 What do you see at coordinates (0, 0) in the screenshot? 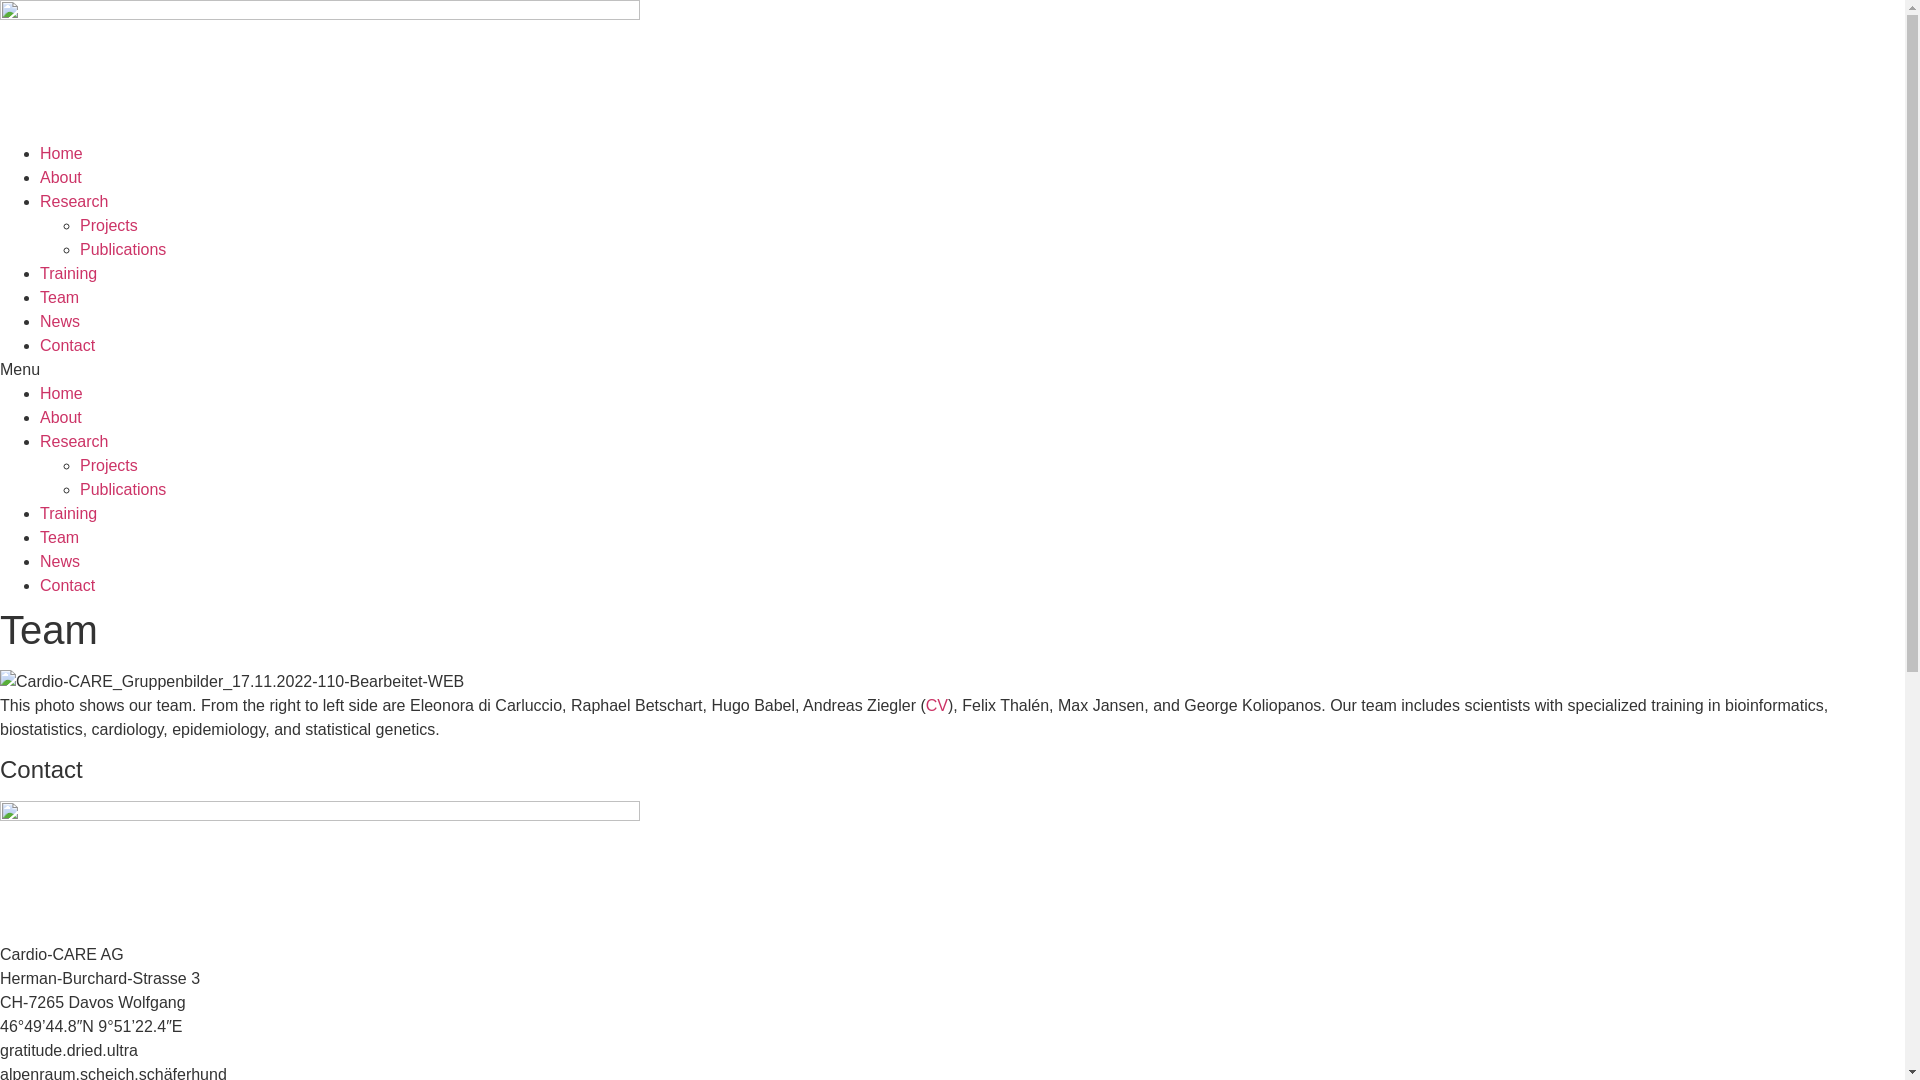
I see `'Skip to content'` at bounding box center [0, 0].